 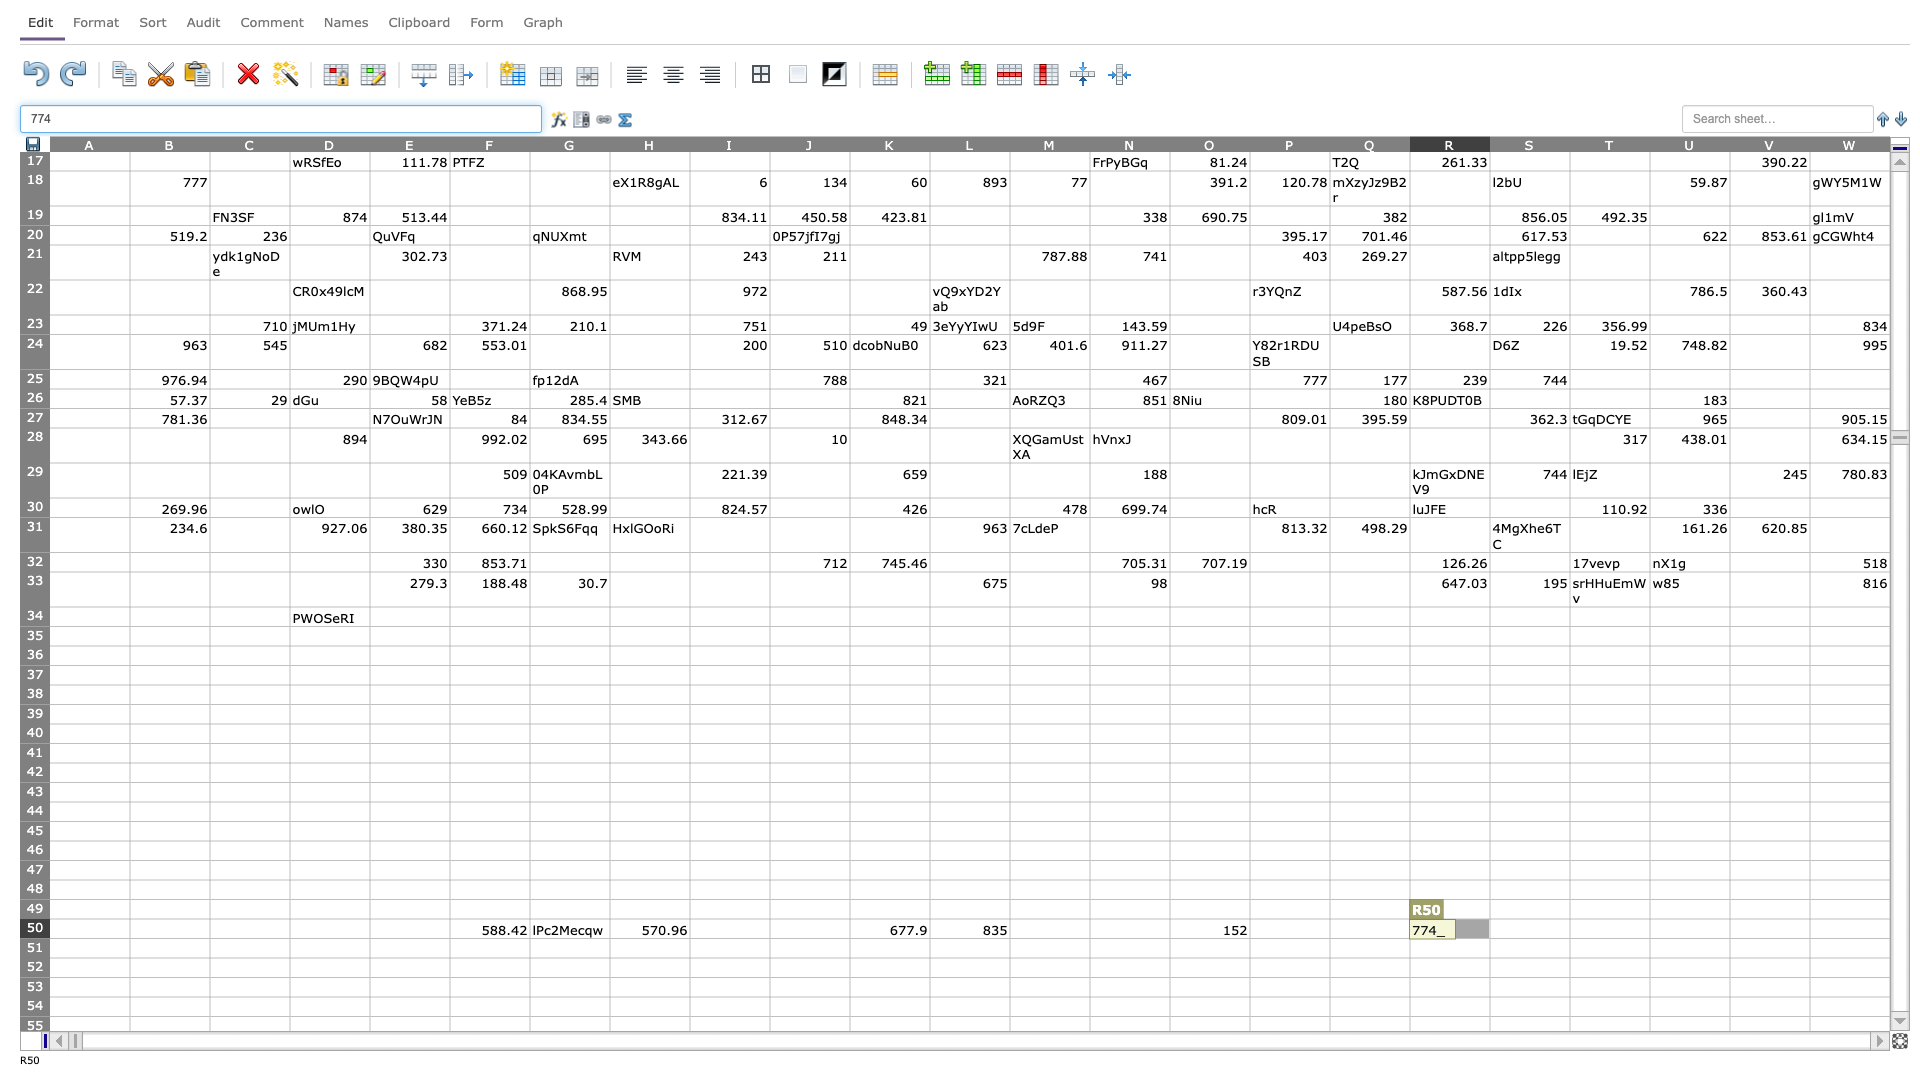 I want to click on Place cursor on top left corner of S50, so click(x=1489, y=918).